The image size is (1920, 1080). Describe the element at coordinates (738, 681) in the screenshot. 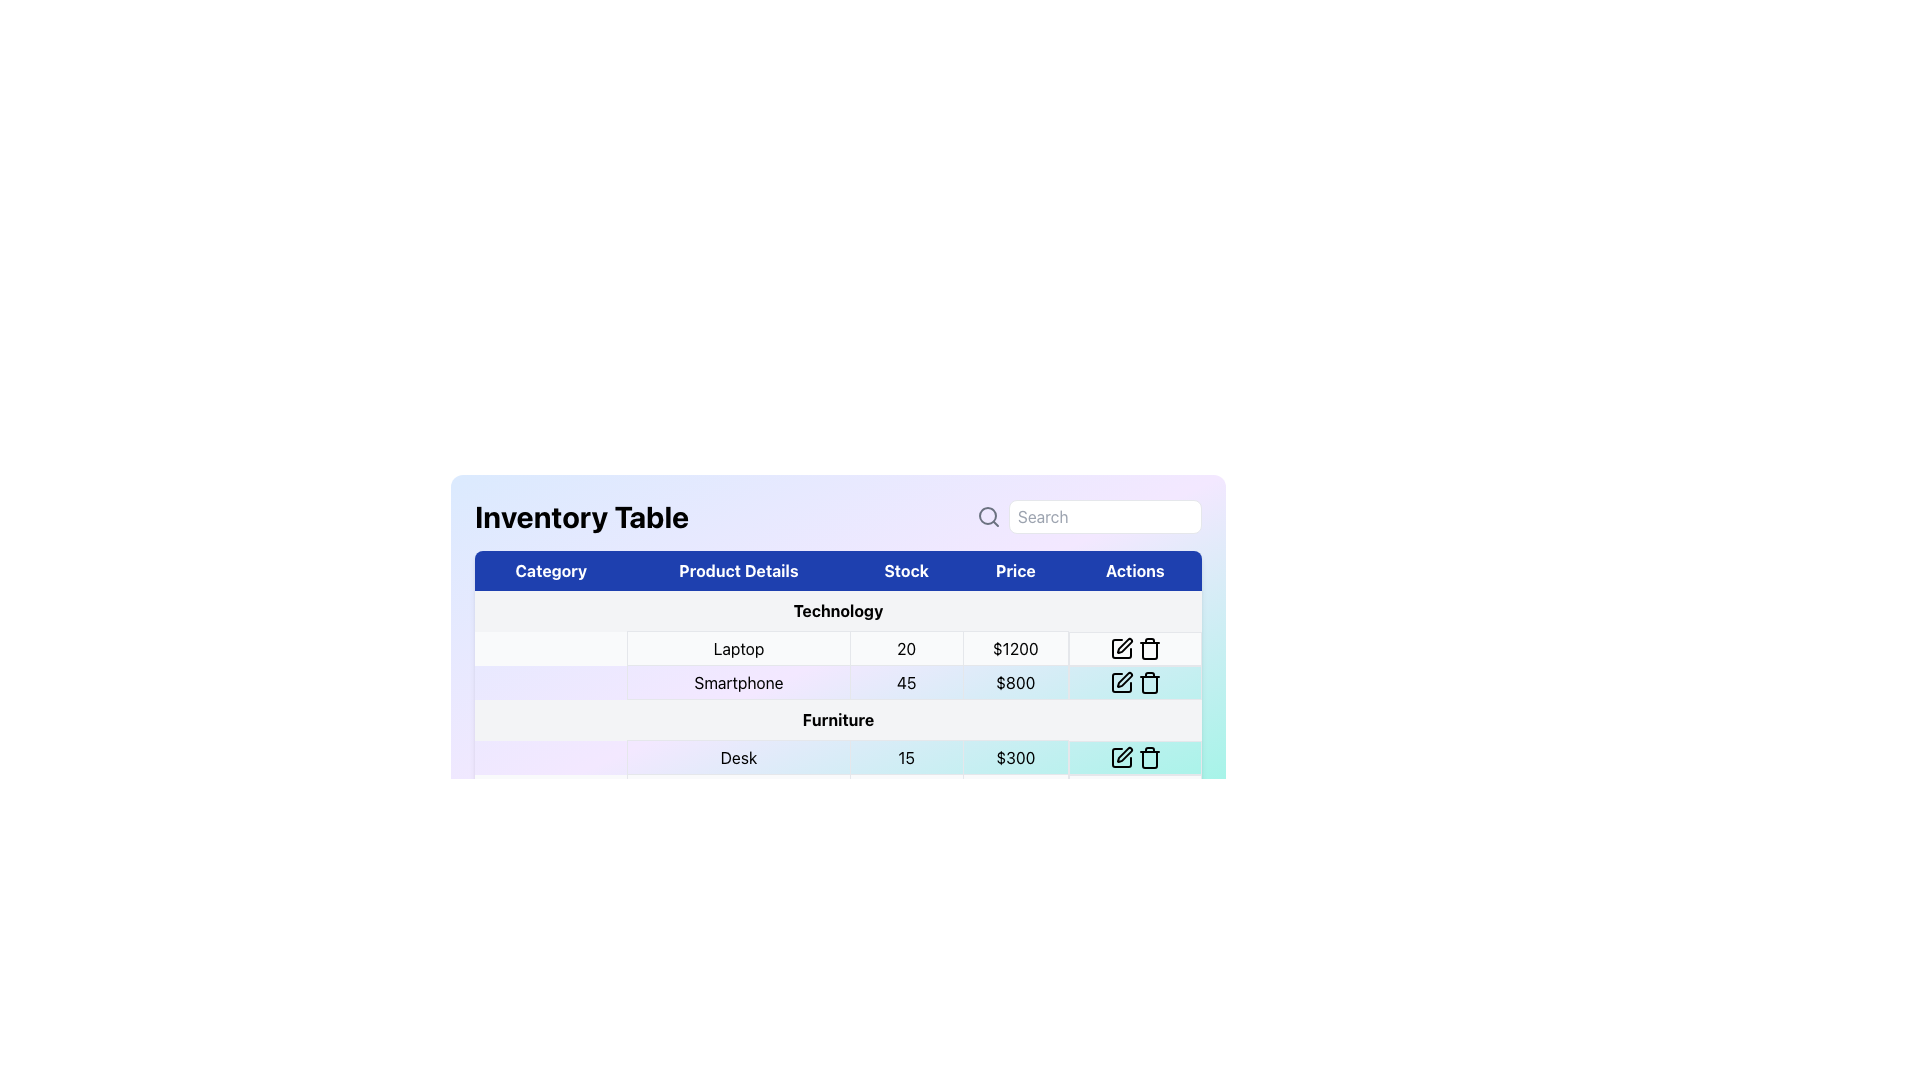

I see `the static text display for the product category 'Smartphone' located in the second row under the 'Product Details' column of the inventory table` at that location.